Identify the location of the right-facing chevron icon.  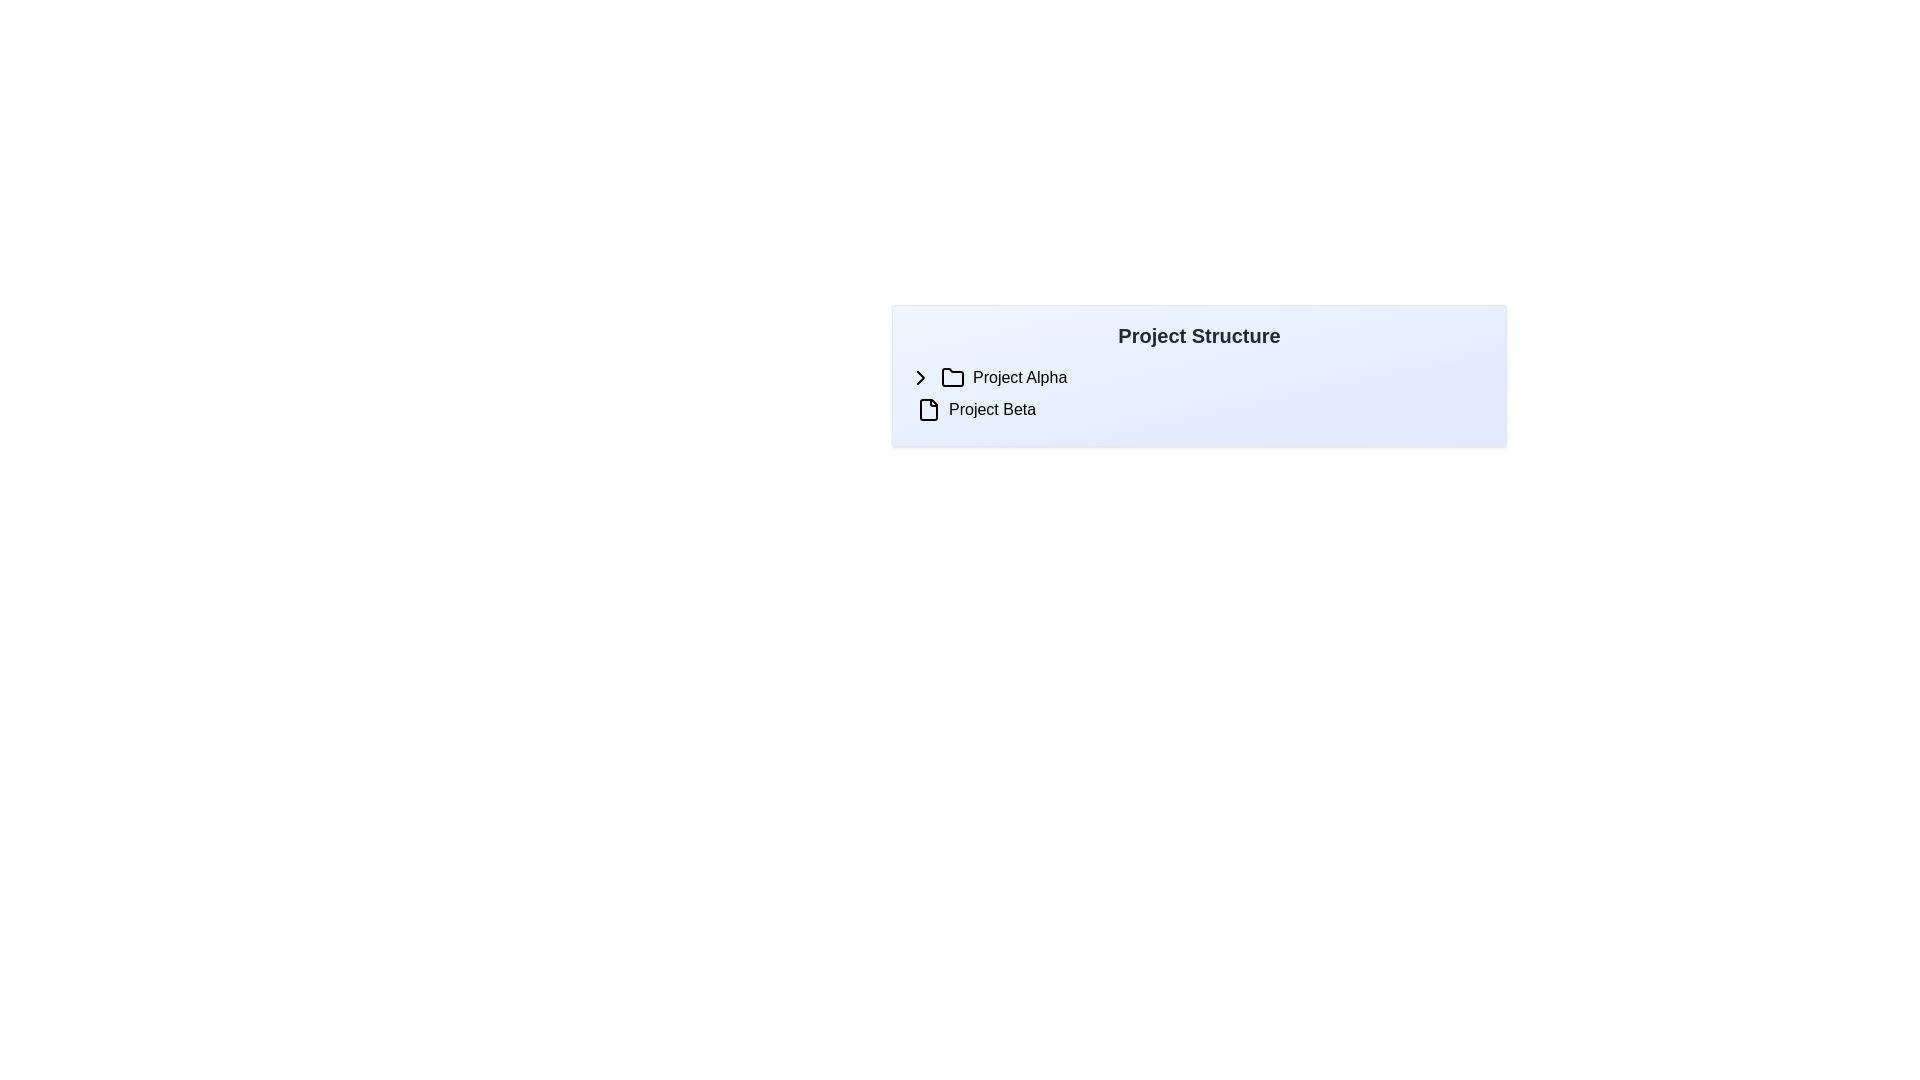
(920, 378).